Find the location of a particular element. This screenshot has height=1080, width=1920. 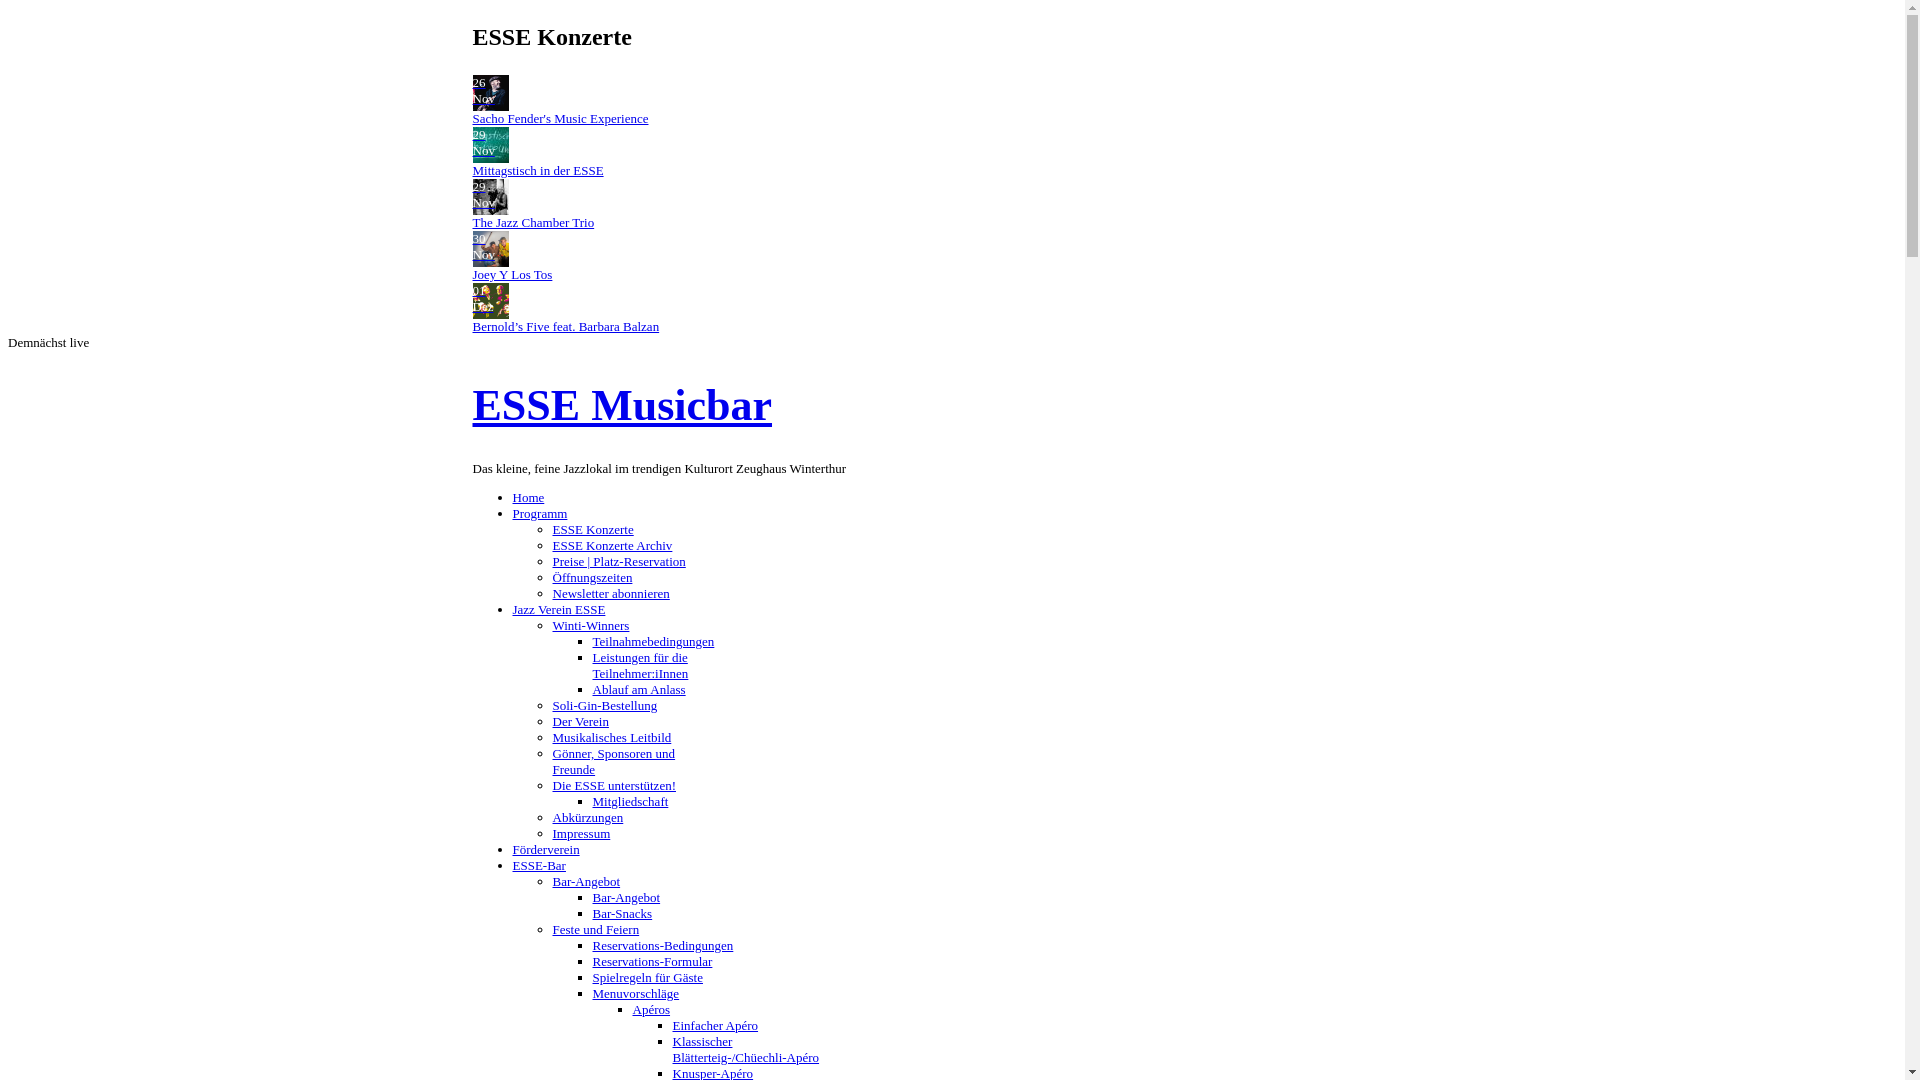

'29 is located at coordinates (950, 204).